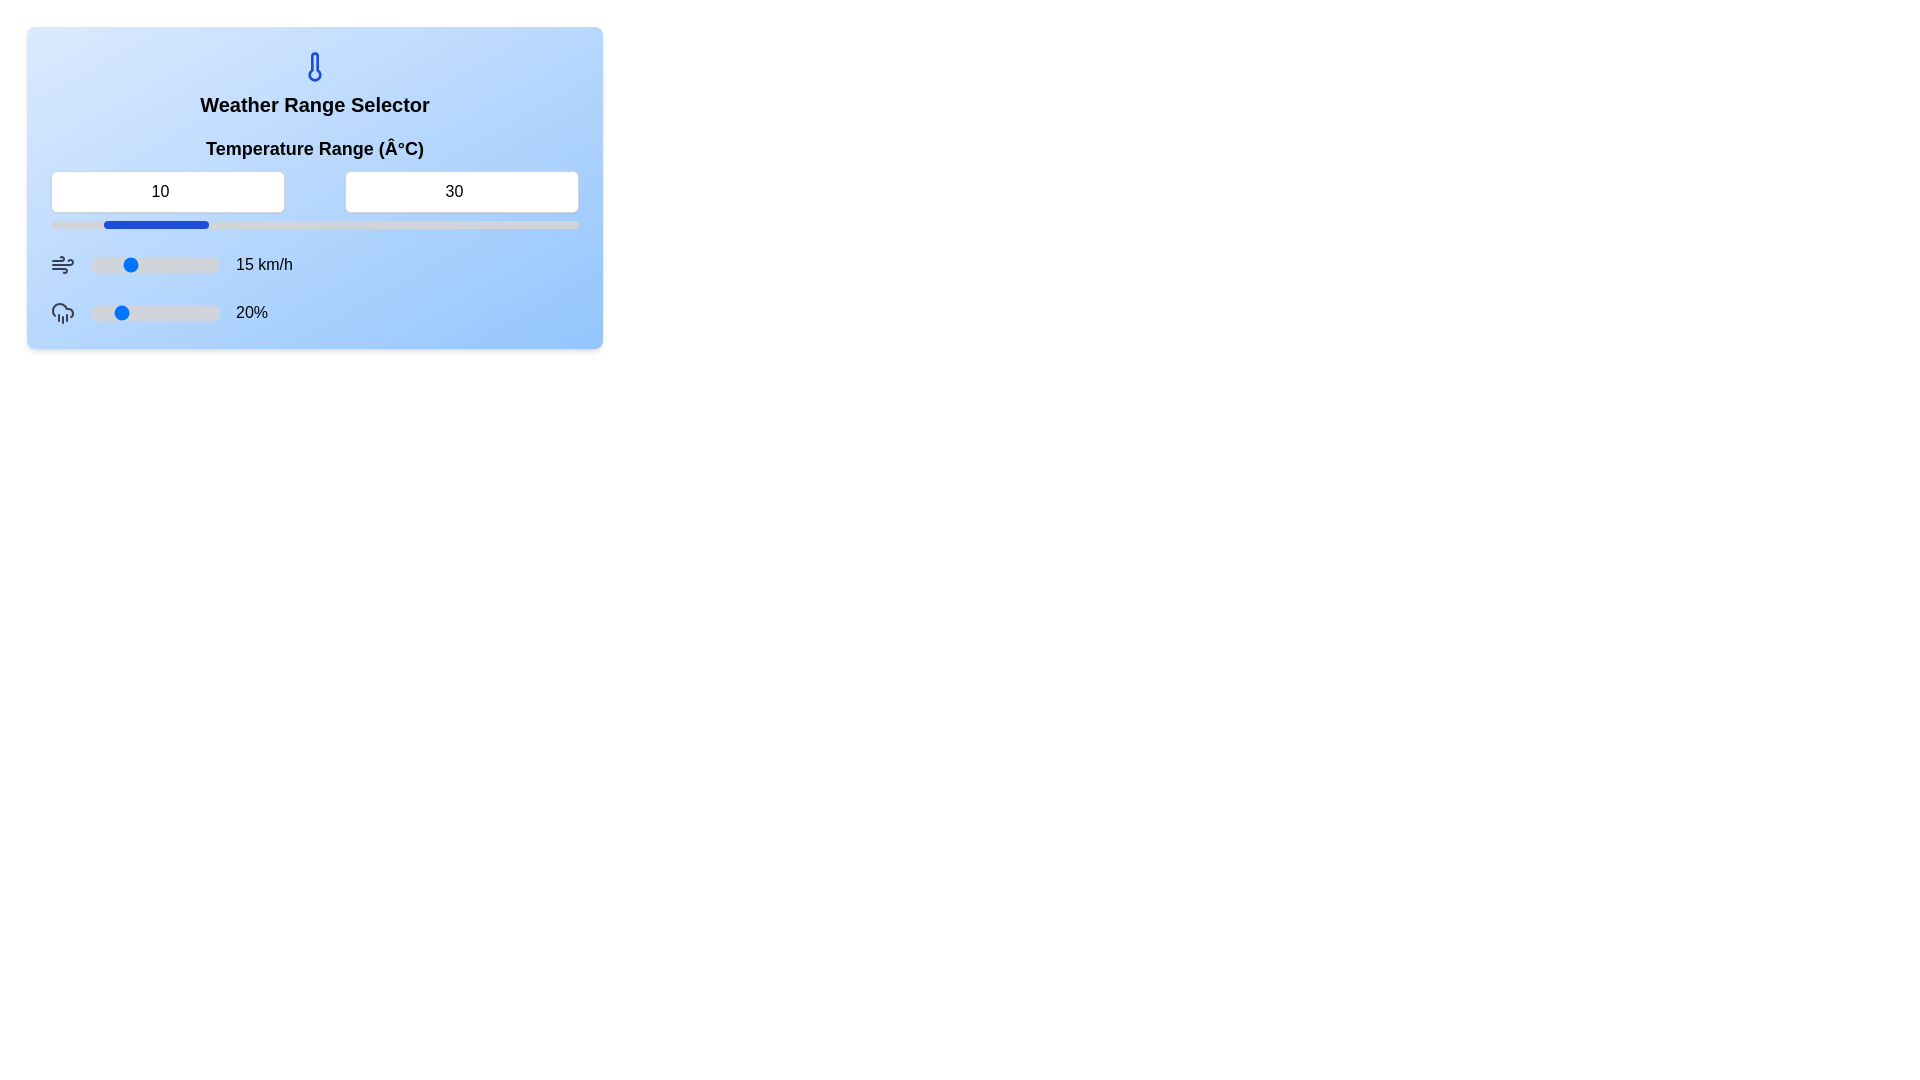 This screenshot has height=1080, width=1920. I want to click on the wind speed, so click(198, 264).